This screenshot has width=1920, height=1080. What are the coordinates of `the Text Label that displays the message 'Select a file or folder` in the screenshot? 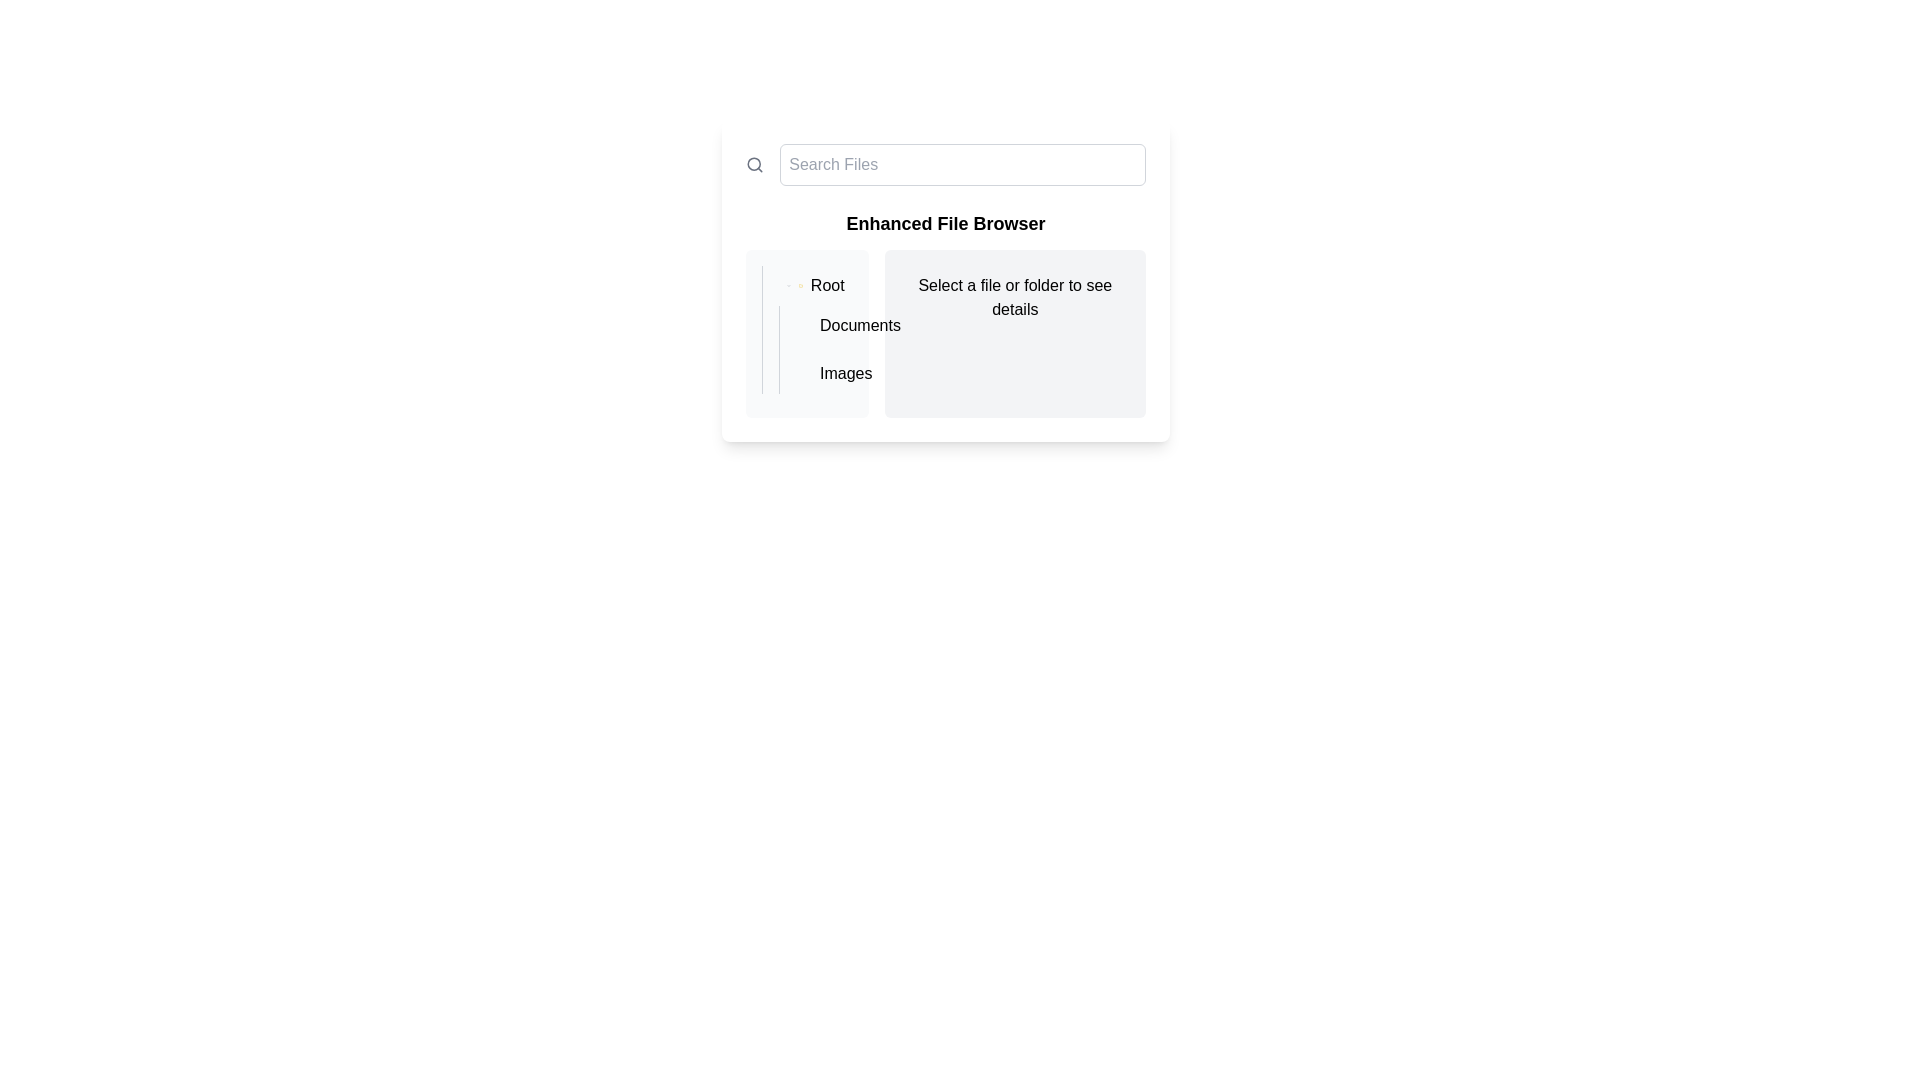 It's located at (1015, 297).